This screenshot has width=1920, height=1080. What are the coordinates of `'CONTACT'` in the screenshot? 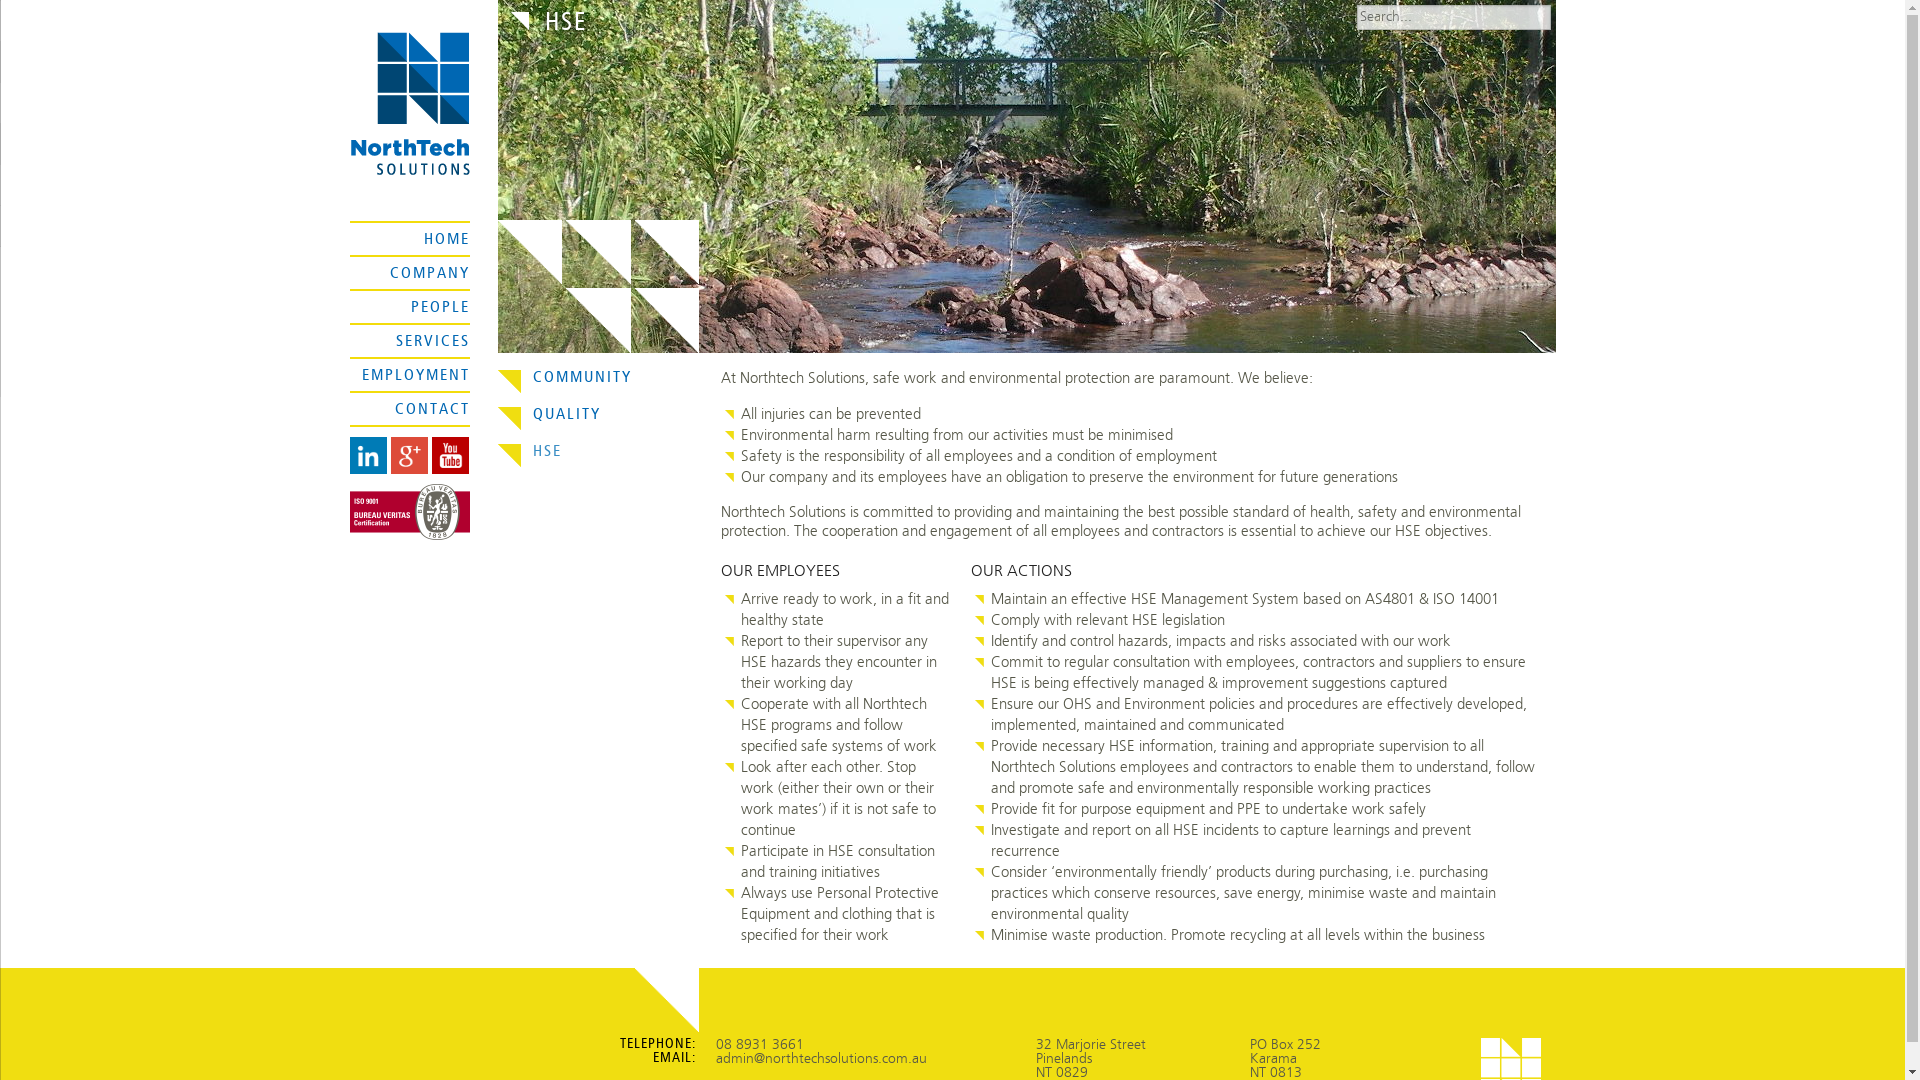 It's located at (430, 408).